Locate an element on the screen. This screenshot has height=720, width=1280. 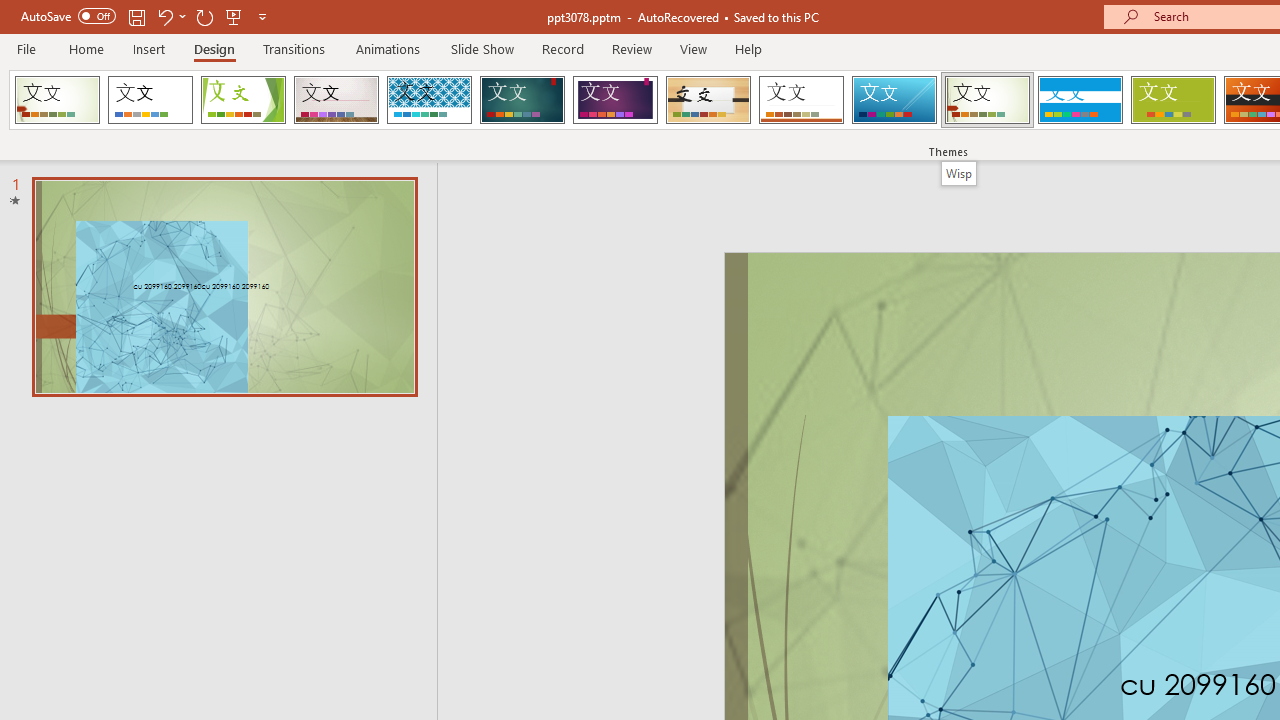
'Review' is located at coordinates (630, 48).